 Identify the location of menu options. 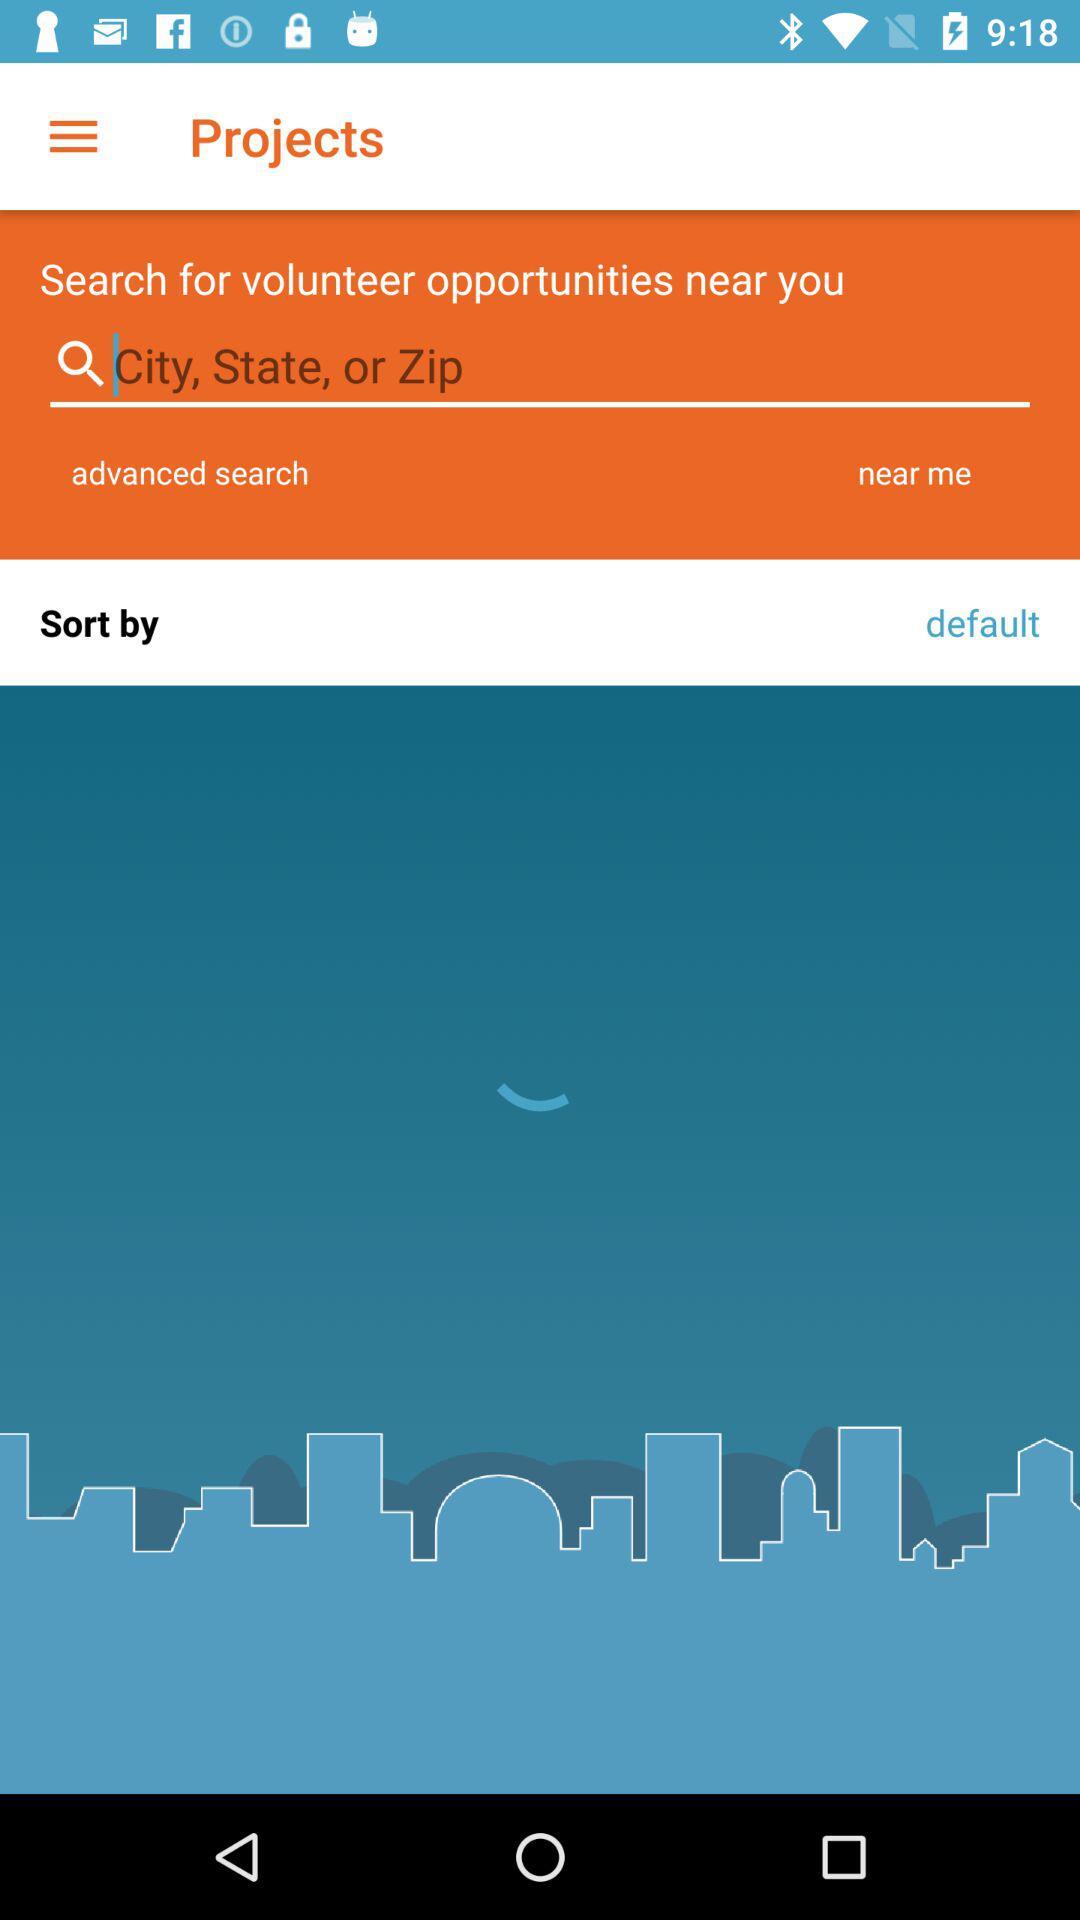
(72, 135).